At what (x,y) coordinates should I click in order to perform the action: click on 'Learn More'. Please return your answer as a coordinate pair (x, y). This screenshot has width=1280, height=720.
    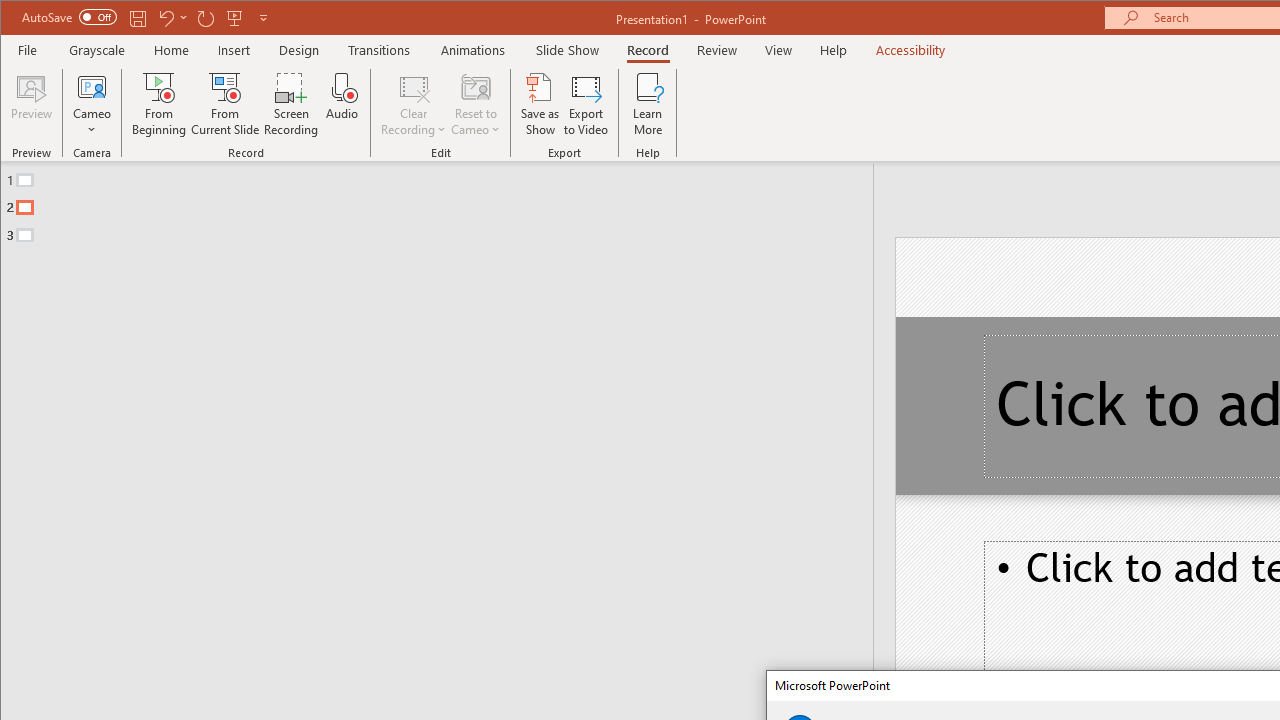
    Looking at the image, I should click on (648, 104).